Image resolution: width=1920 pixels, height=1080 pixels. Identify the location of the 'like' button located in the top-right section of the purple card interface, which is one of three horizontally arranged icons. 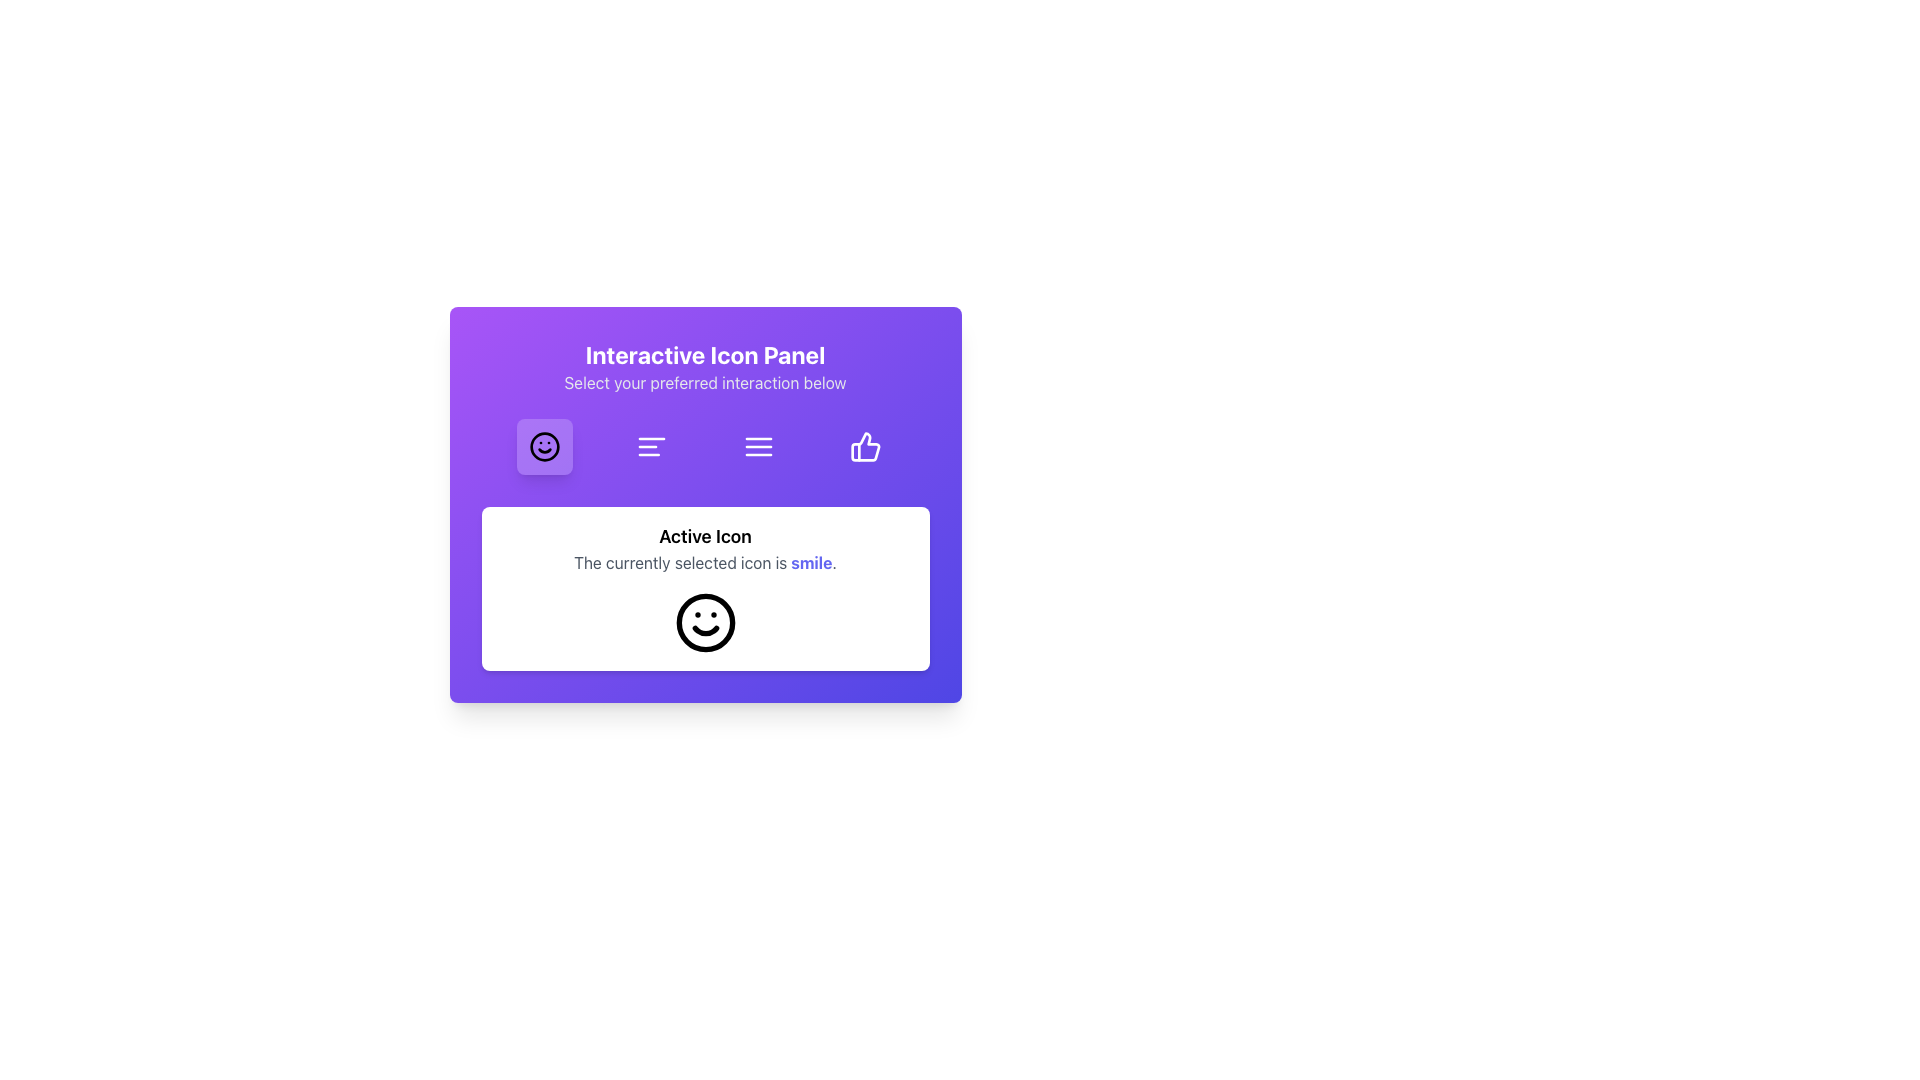
(866, 446).